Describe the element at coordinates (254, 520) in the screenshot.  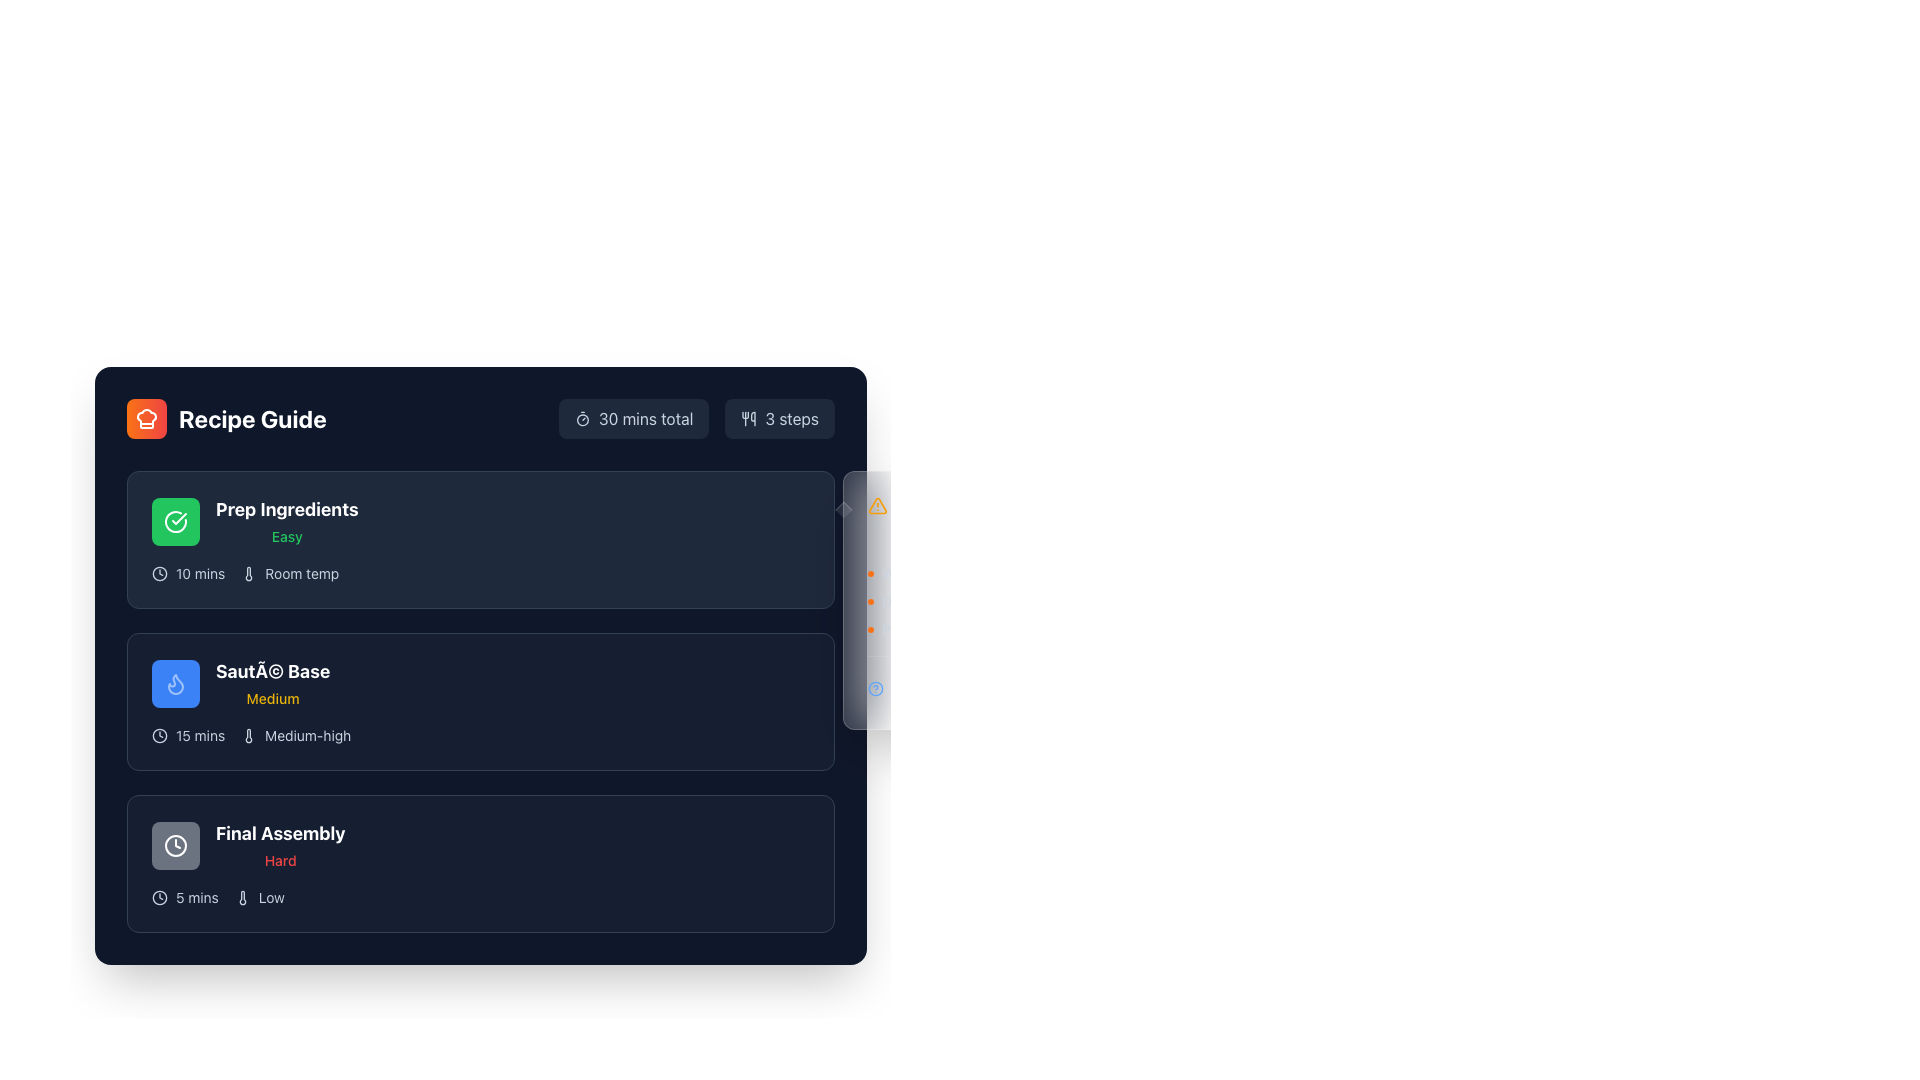
I see `the Step Card with the green checkmark icon and the text 'Prep Ingredients'` at that location.